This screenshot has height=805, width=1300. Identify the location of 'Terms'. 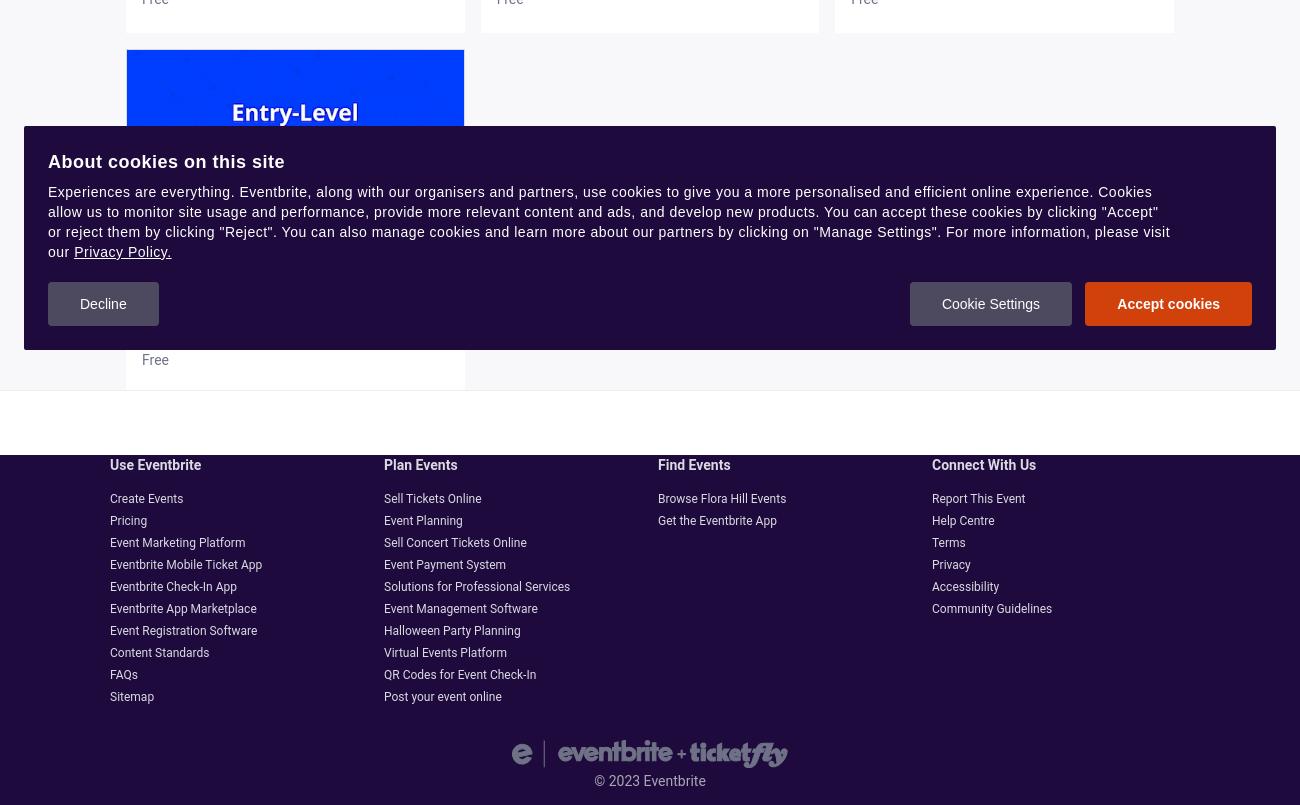
(948, 541).